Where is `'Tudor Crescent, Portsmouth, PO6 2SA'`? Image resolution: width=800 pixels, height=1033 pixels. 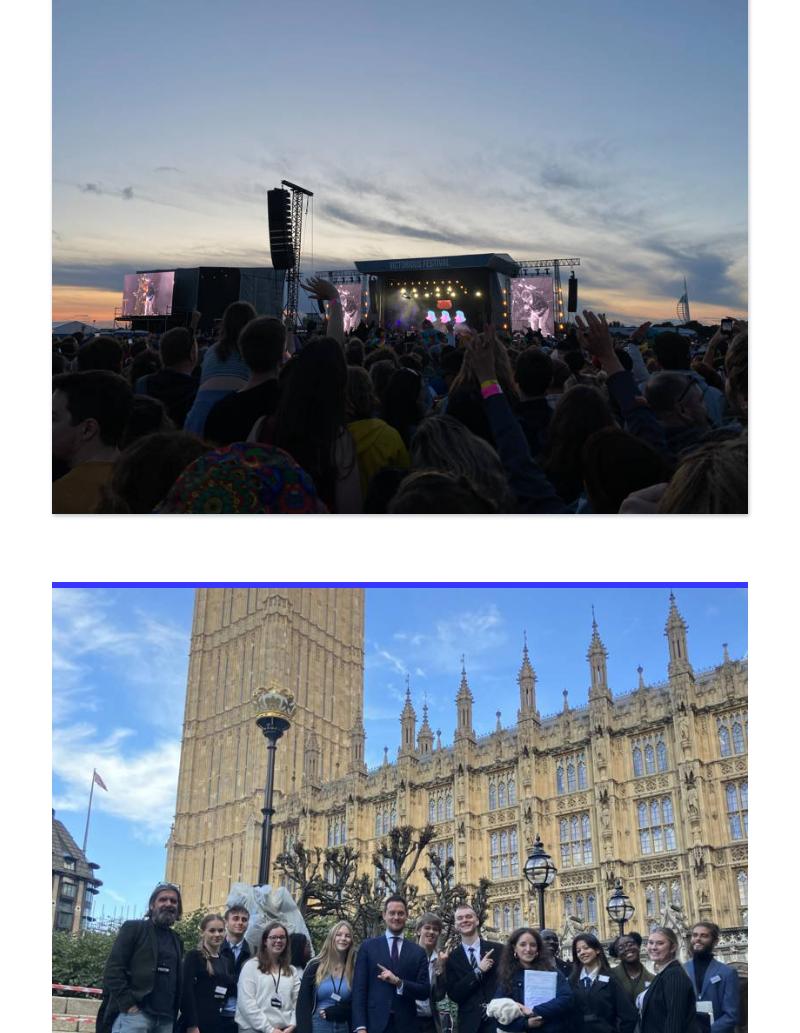 'Tudor Crescent, Portsmouth, PO6 2SA' is located at coordinates (65, 560).